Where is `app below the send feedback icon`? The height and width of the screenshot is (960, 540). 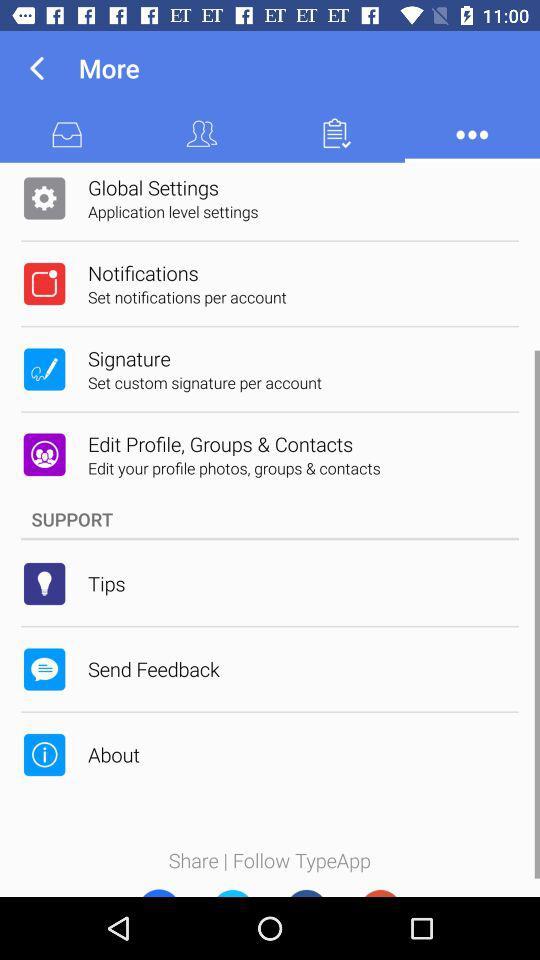
app below the send feedback icon is located at coordinates (113, 753).